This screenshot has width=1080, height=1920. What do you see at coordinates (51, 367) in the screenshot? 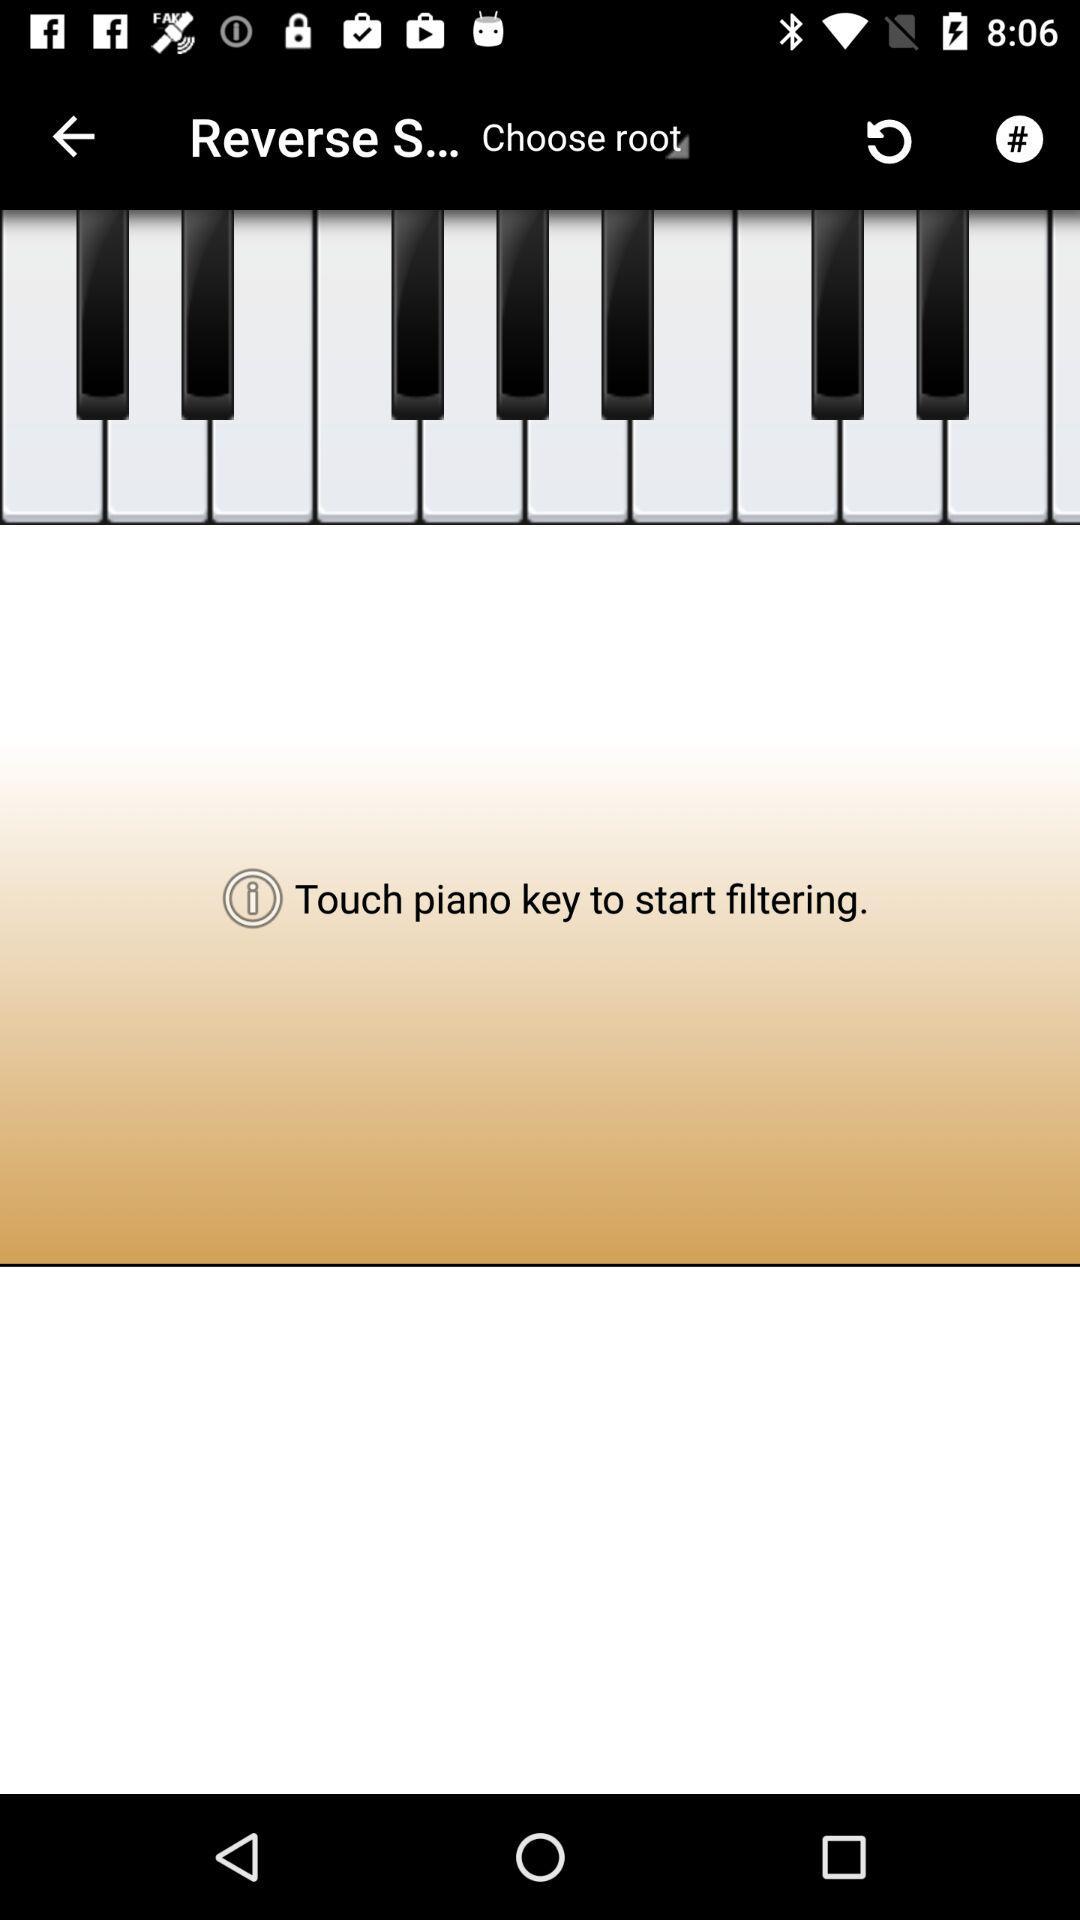
I see `start filtering` at bounding box center [51, 367].